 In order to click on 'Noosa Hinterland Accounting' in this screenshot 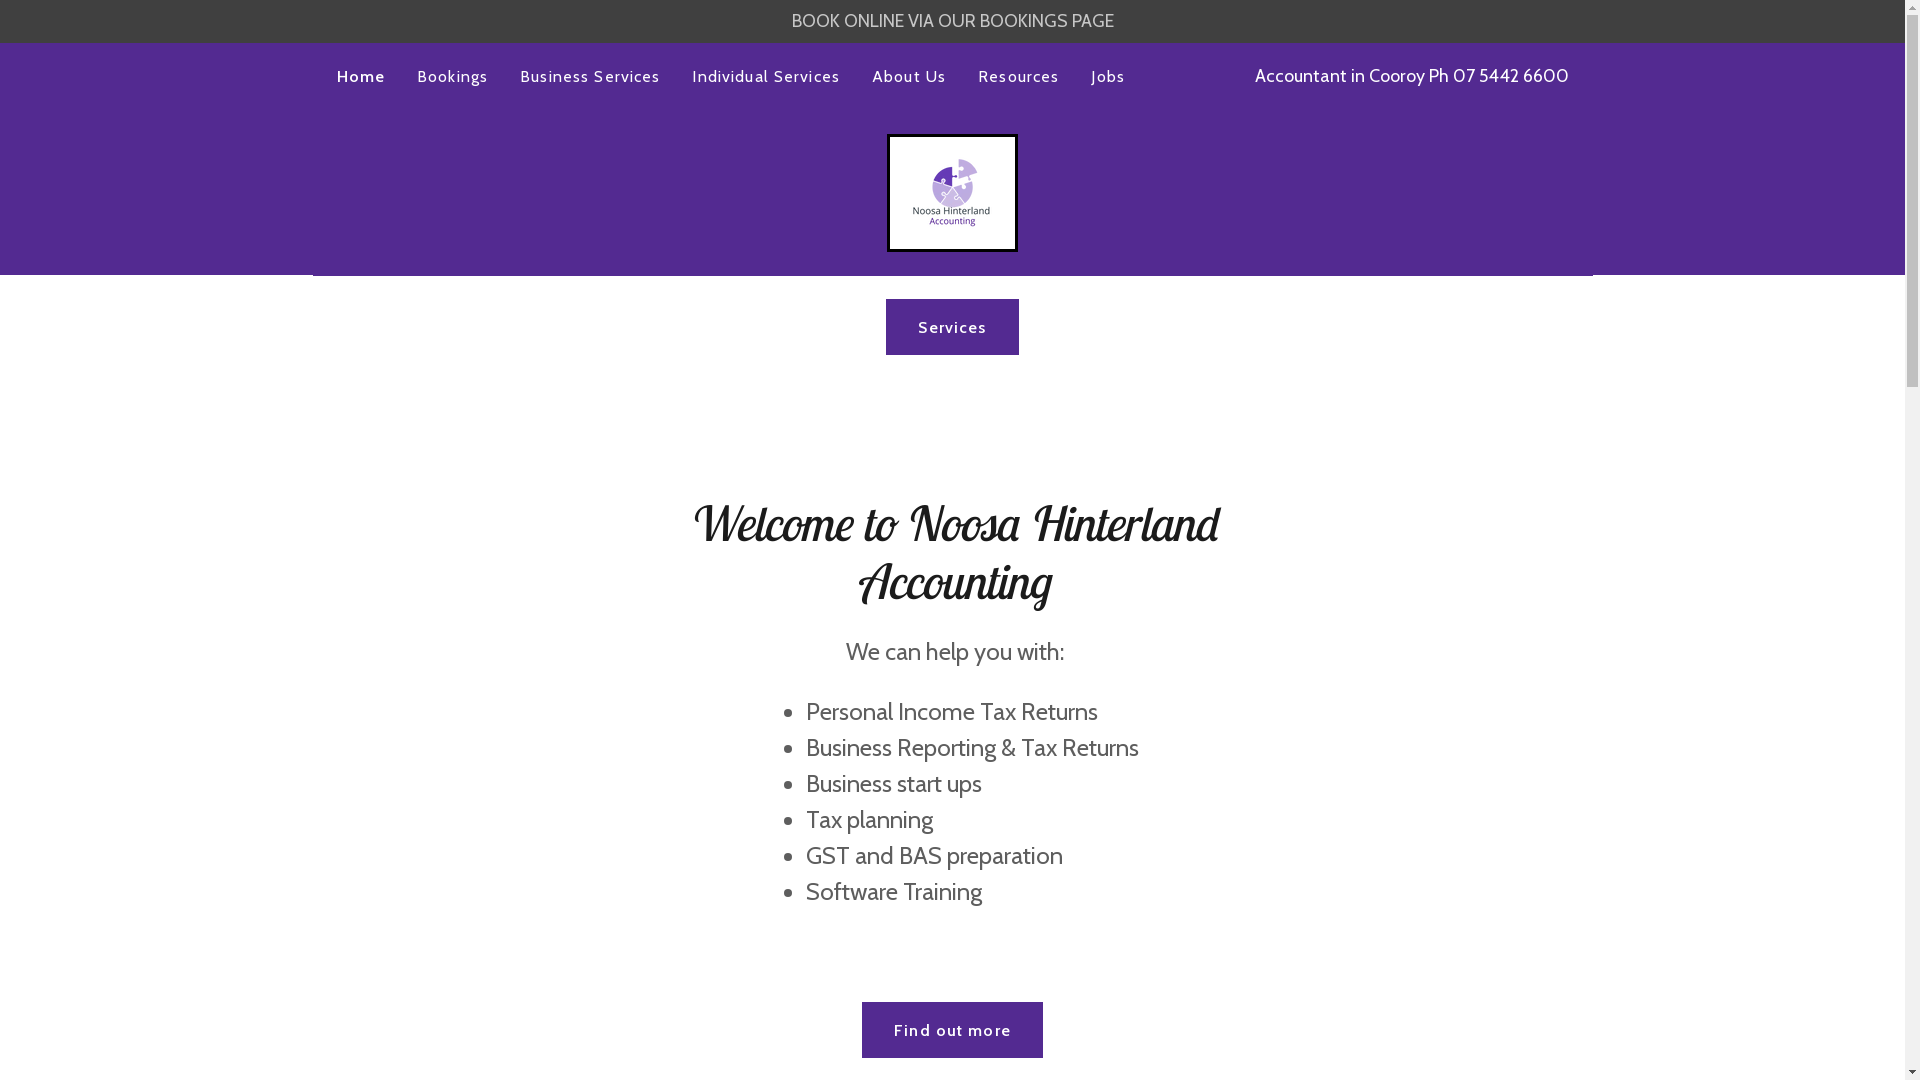, I will do `click(905, 191)`.